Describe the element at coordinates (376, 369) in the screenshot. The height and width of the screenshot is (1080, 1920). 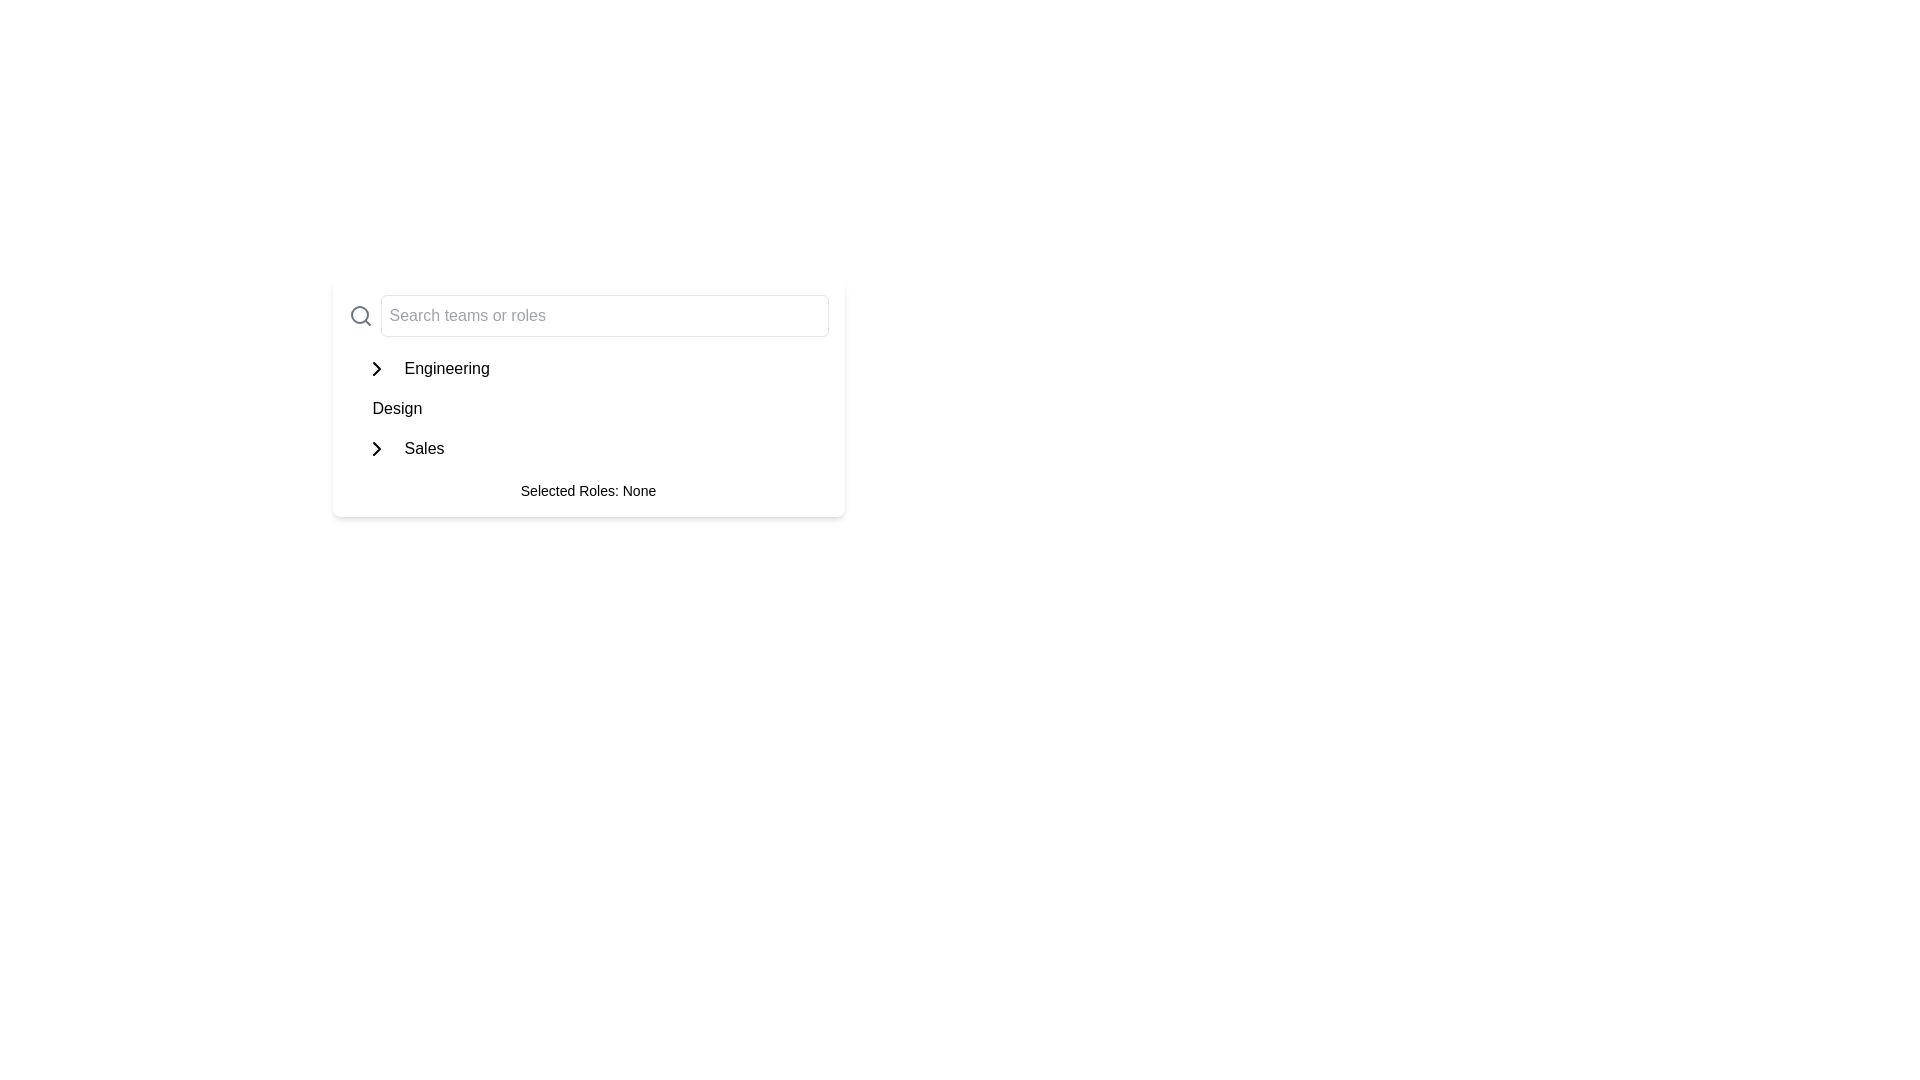
I see `the rightward-facing chevron icon adjacent to the 'Sales' item in the vertical list to trigger a tooltip or visual effect` at that location.